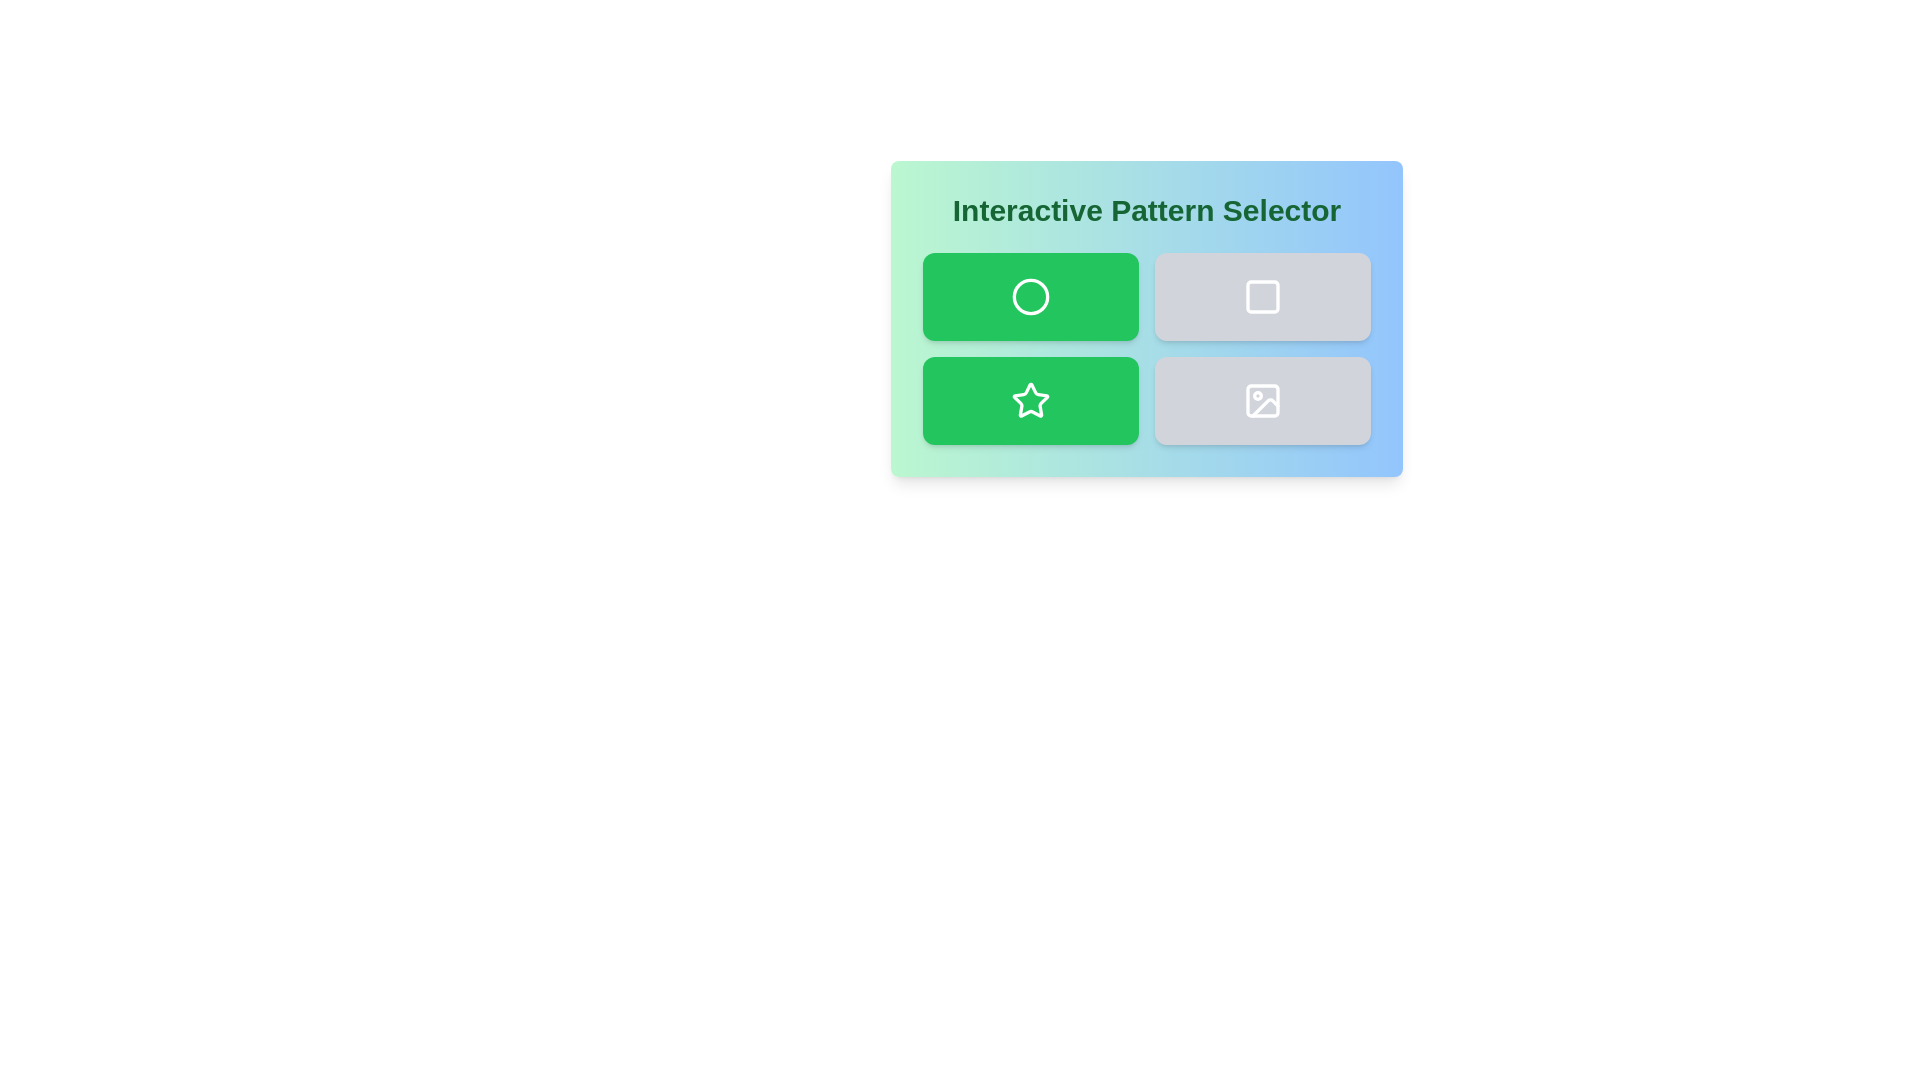 The height and width of the screenshot is (1080, 1920). Describe the element at coordinates (1261, 401) in the screenshot. I see `the button corresponding to Custom` at that location.